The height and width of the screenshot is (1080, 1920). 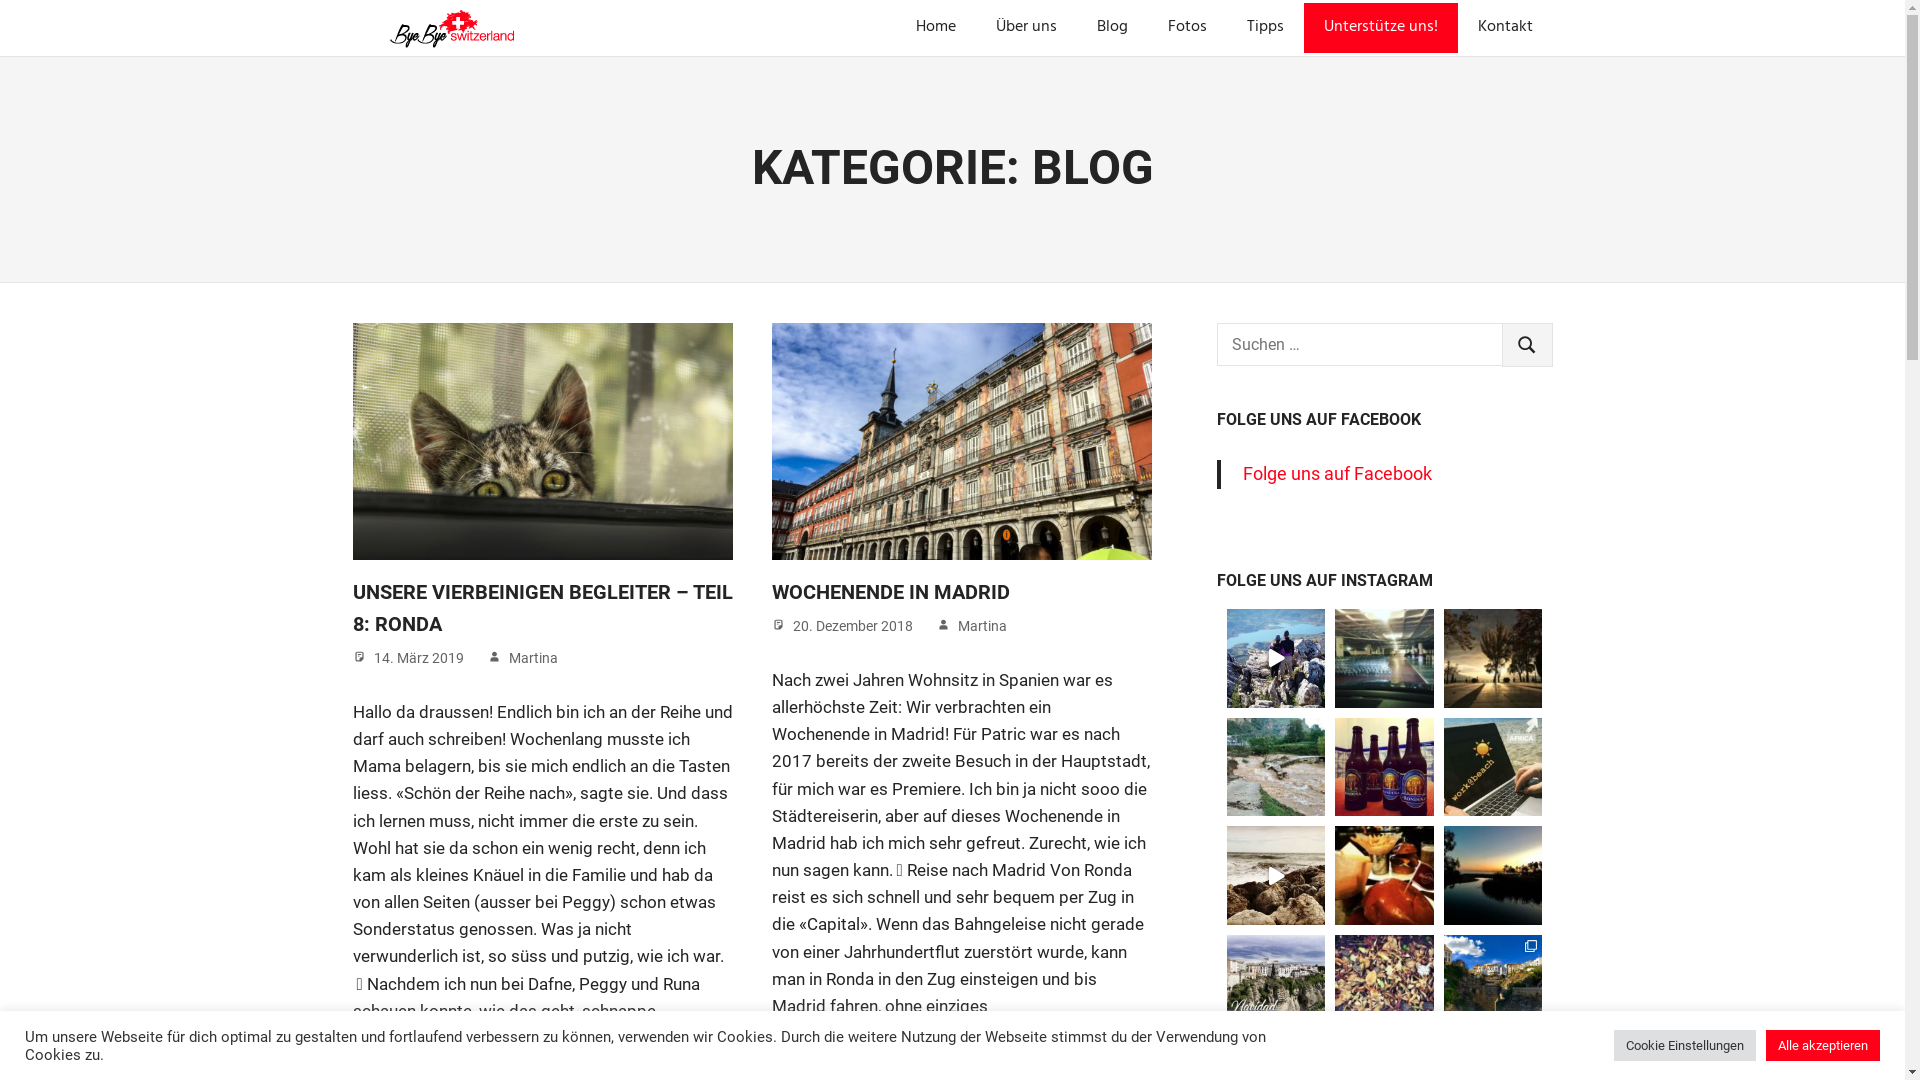 I want to click on 'Martina', so click(x=982, y=624).